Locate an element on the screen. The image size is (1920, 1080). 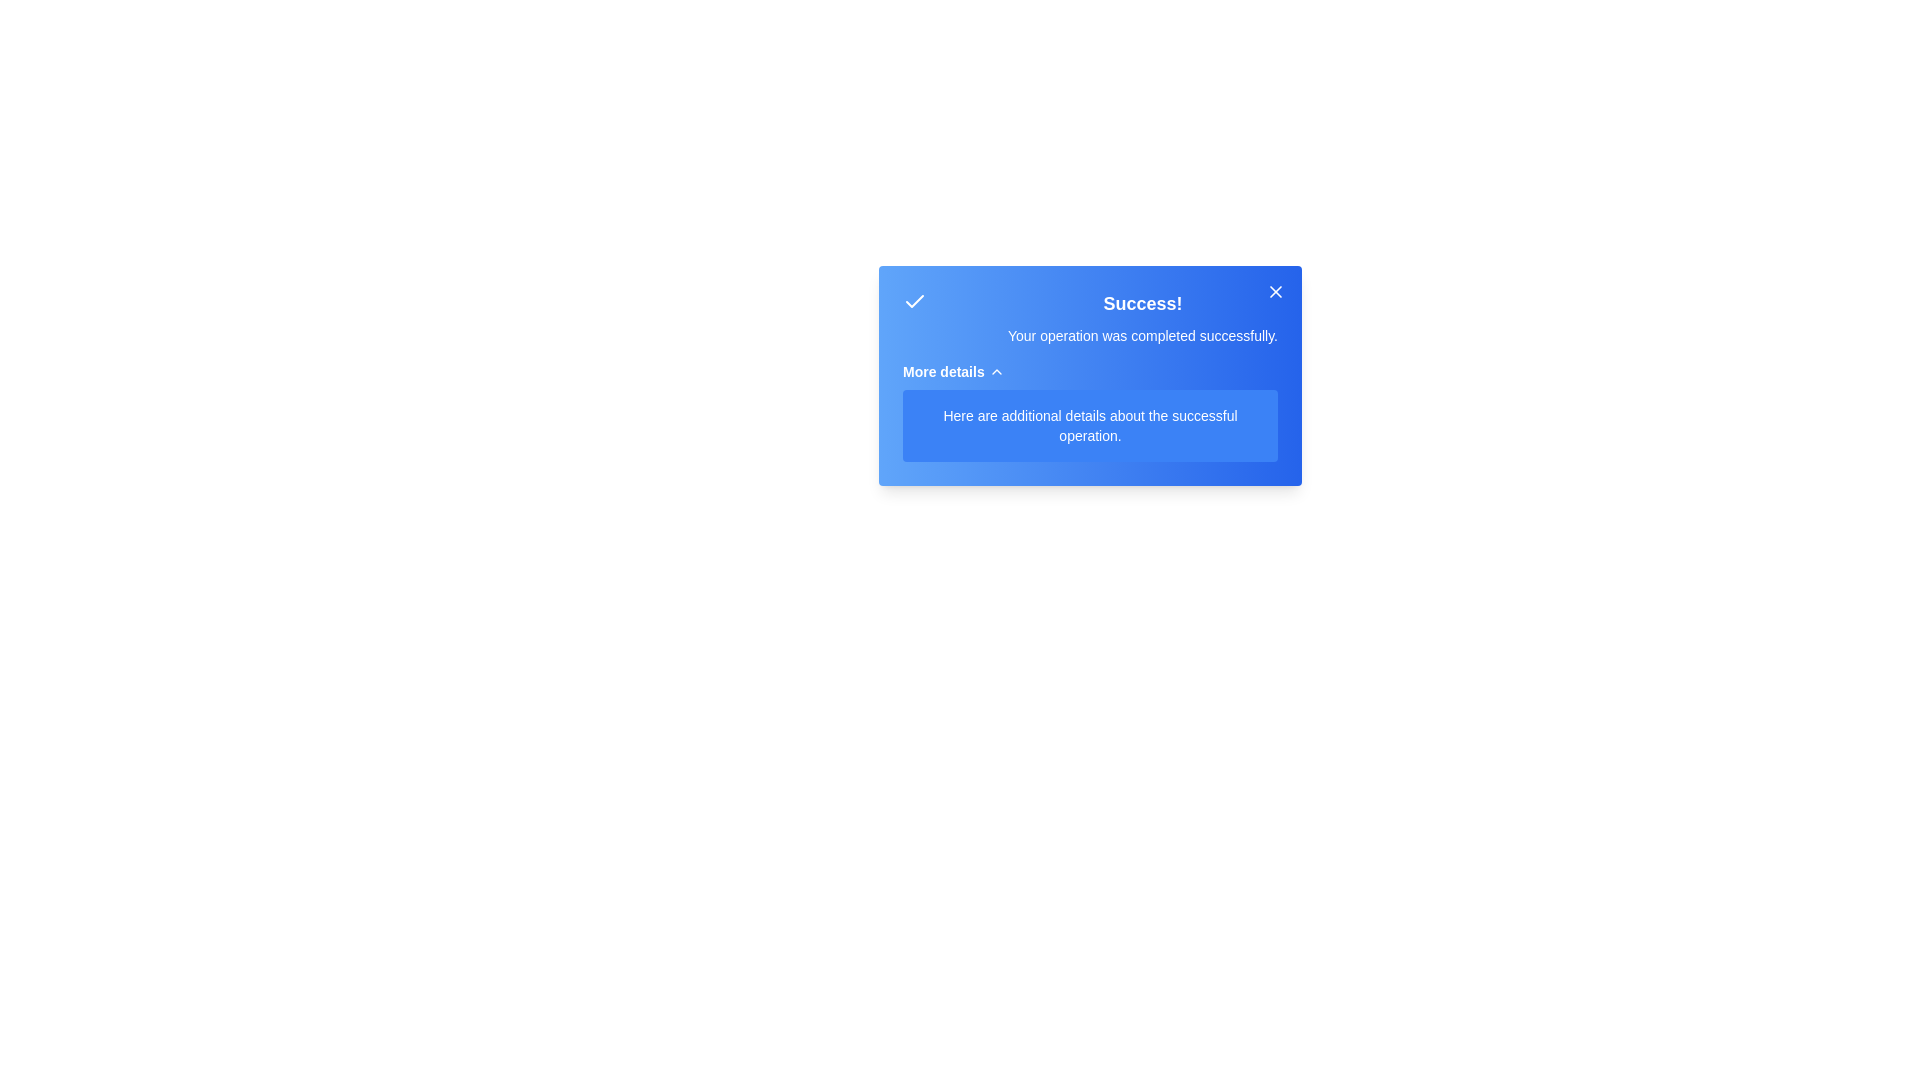
'More details' button to toggle the dropdown details visibility is located at coordinates (952, 371).